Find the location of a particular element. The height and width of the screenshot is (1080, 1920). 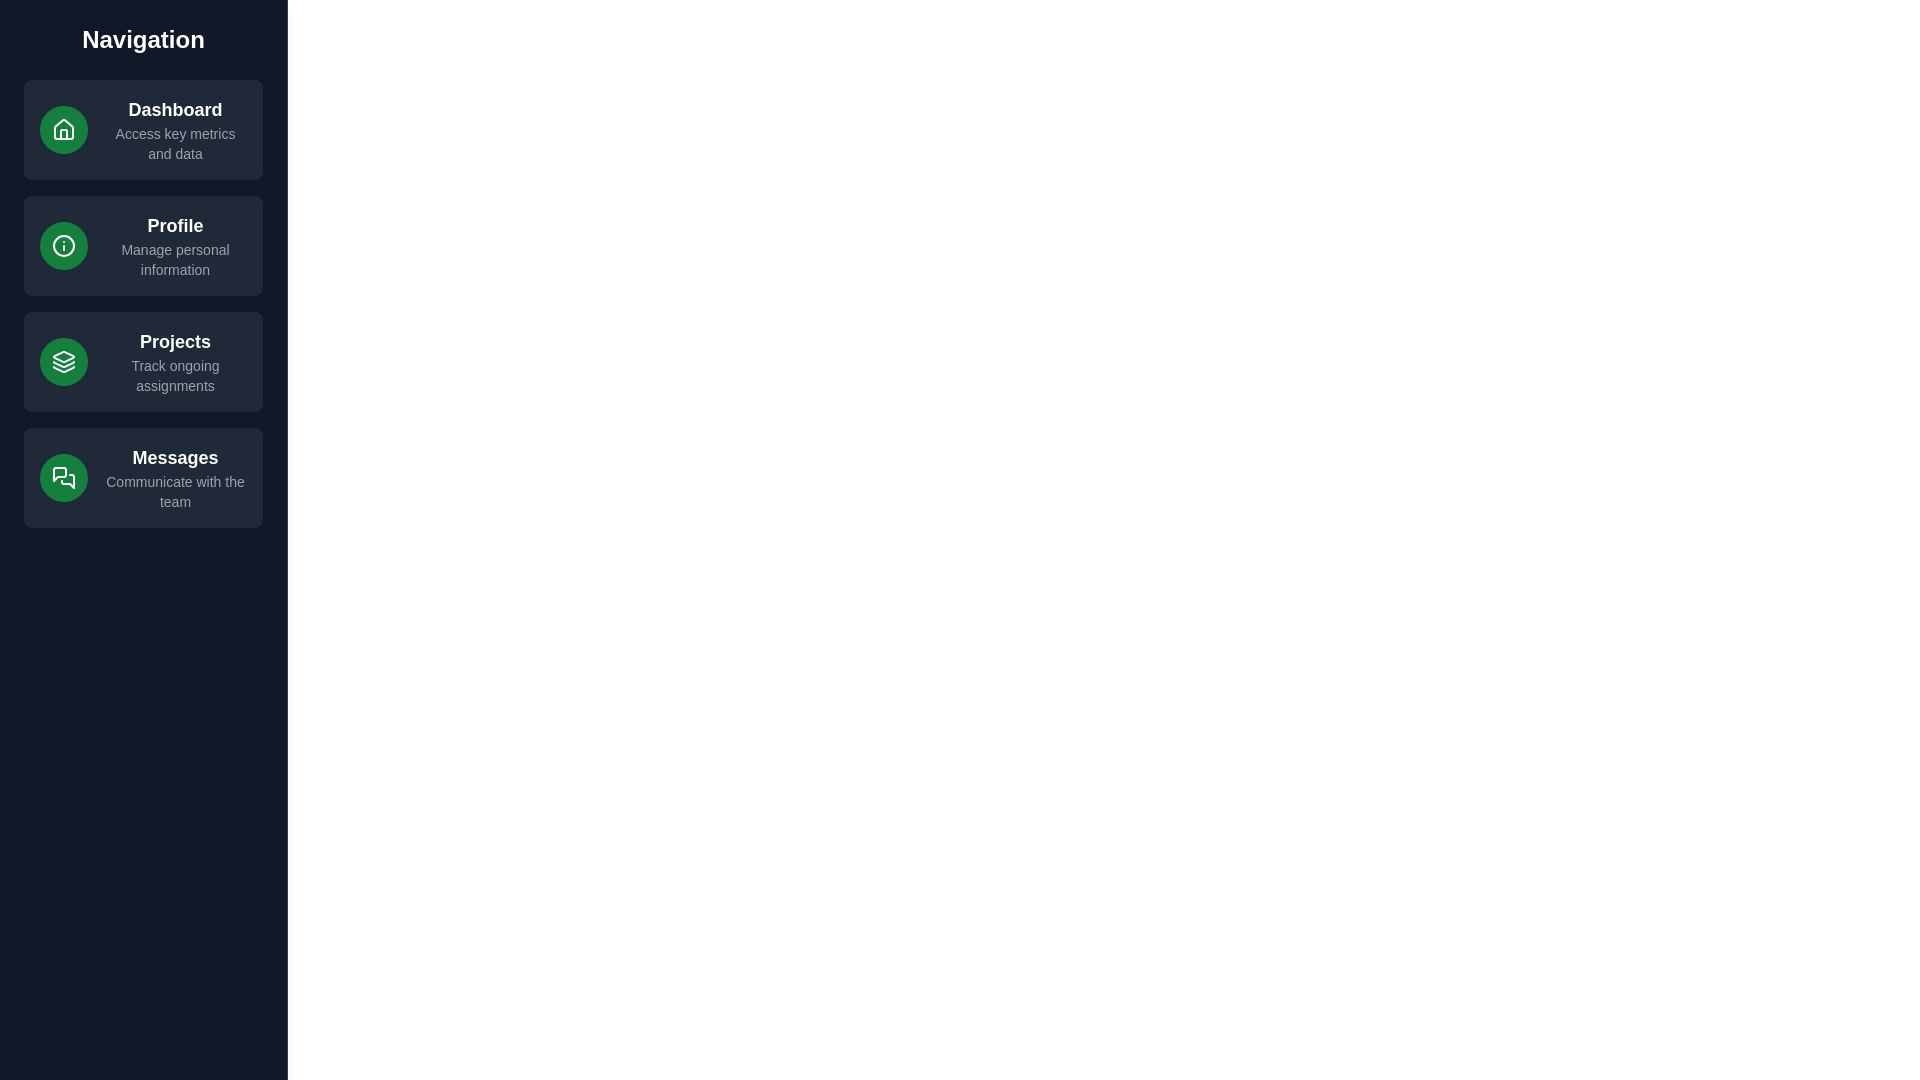

the icon associated with the Dashboard navigation item is located at coordinates (63, 130).